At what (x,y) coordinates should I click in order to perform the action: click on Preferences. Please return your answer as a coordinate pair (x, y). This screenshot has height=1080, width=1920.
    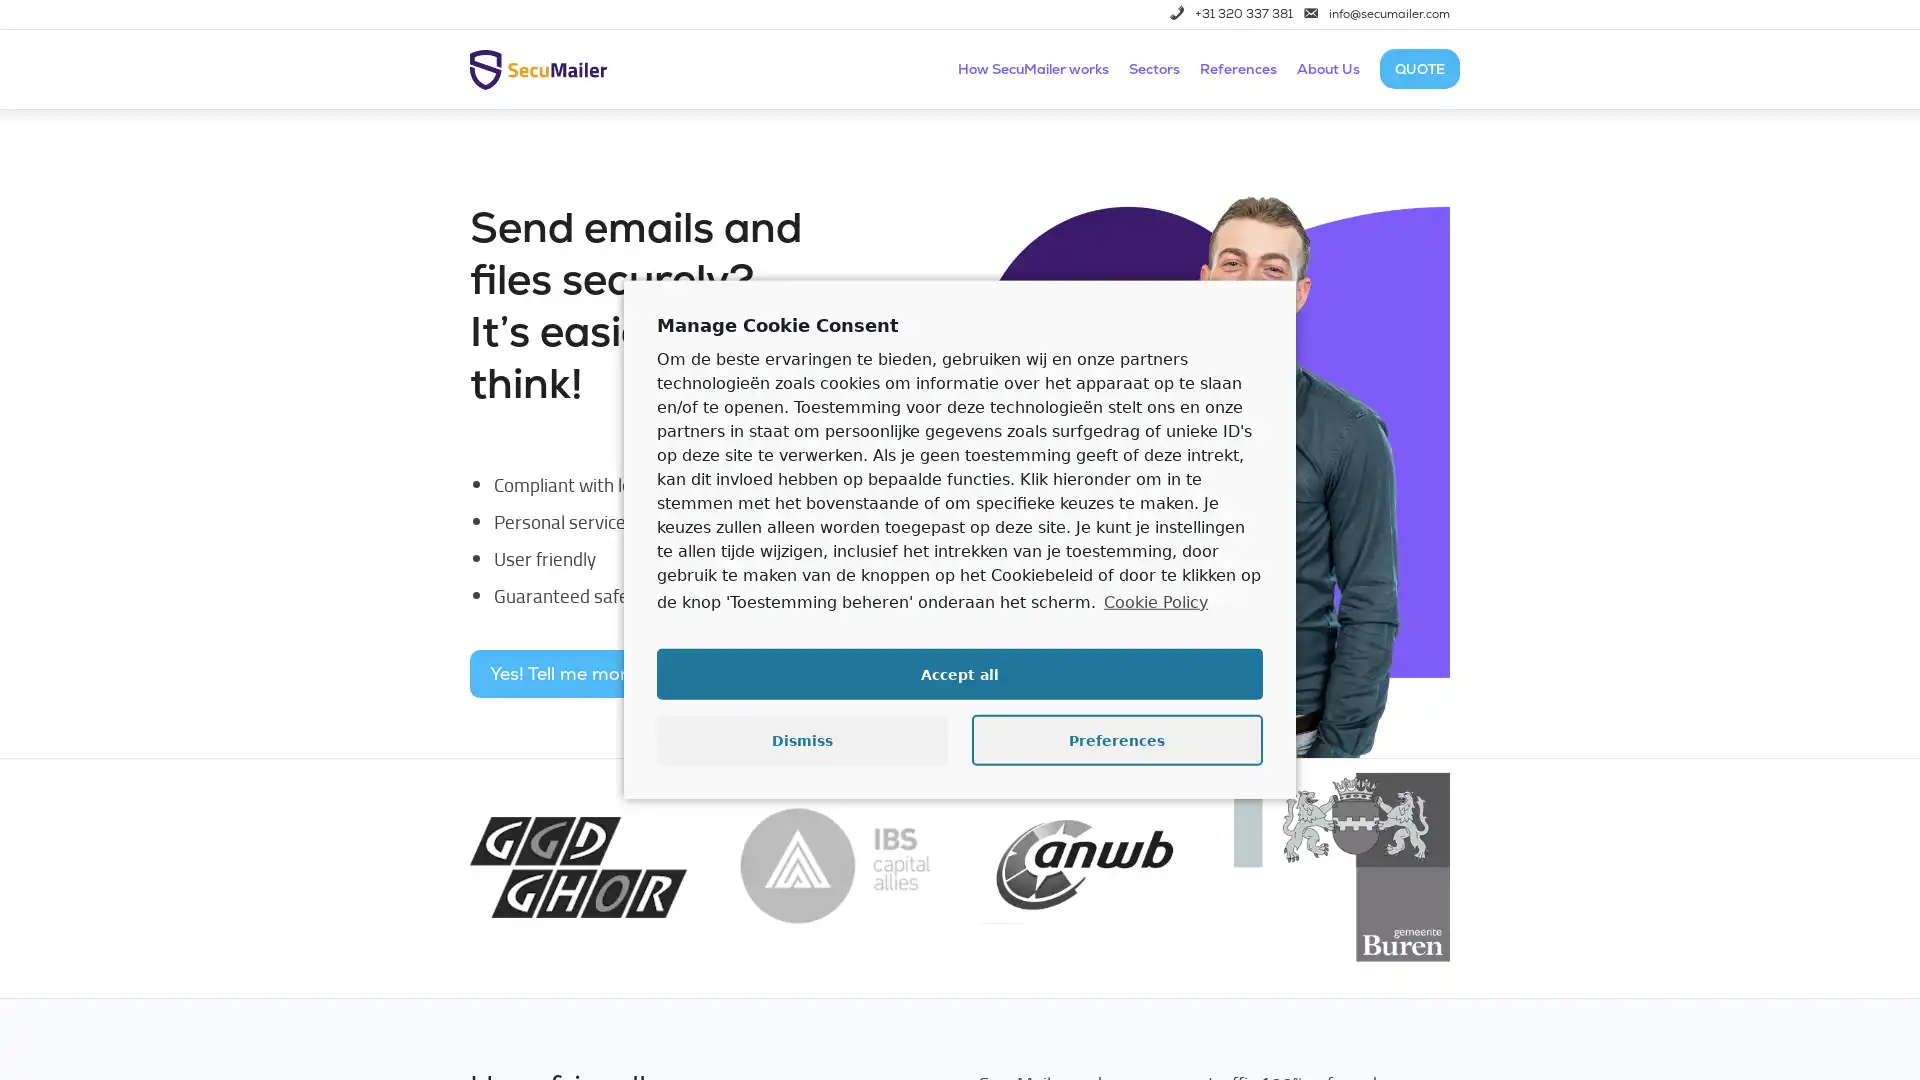
    Looking at the image, I should click on (1116, 740).